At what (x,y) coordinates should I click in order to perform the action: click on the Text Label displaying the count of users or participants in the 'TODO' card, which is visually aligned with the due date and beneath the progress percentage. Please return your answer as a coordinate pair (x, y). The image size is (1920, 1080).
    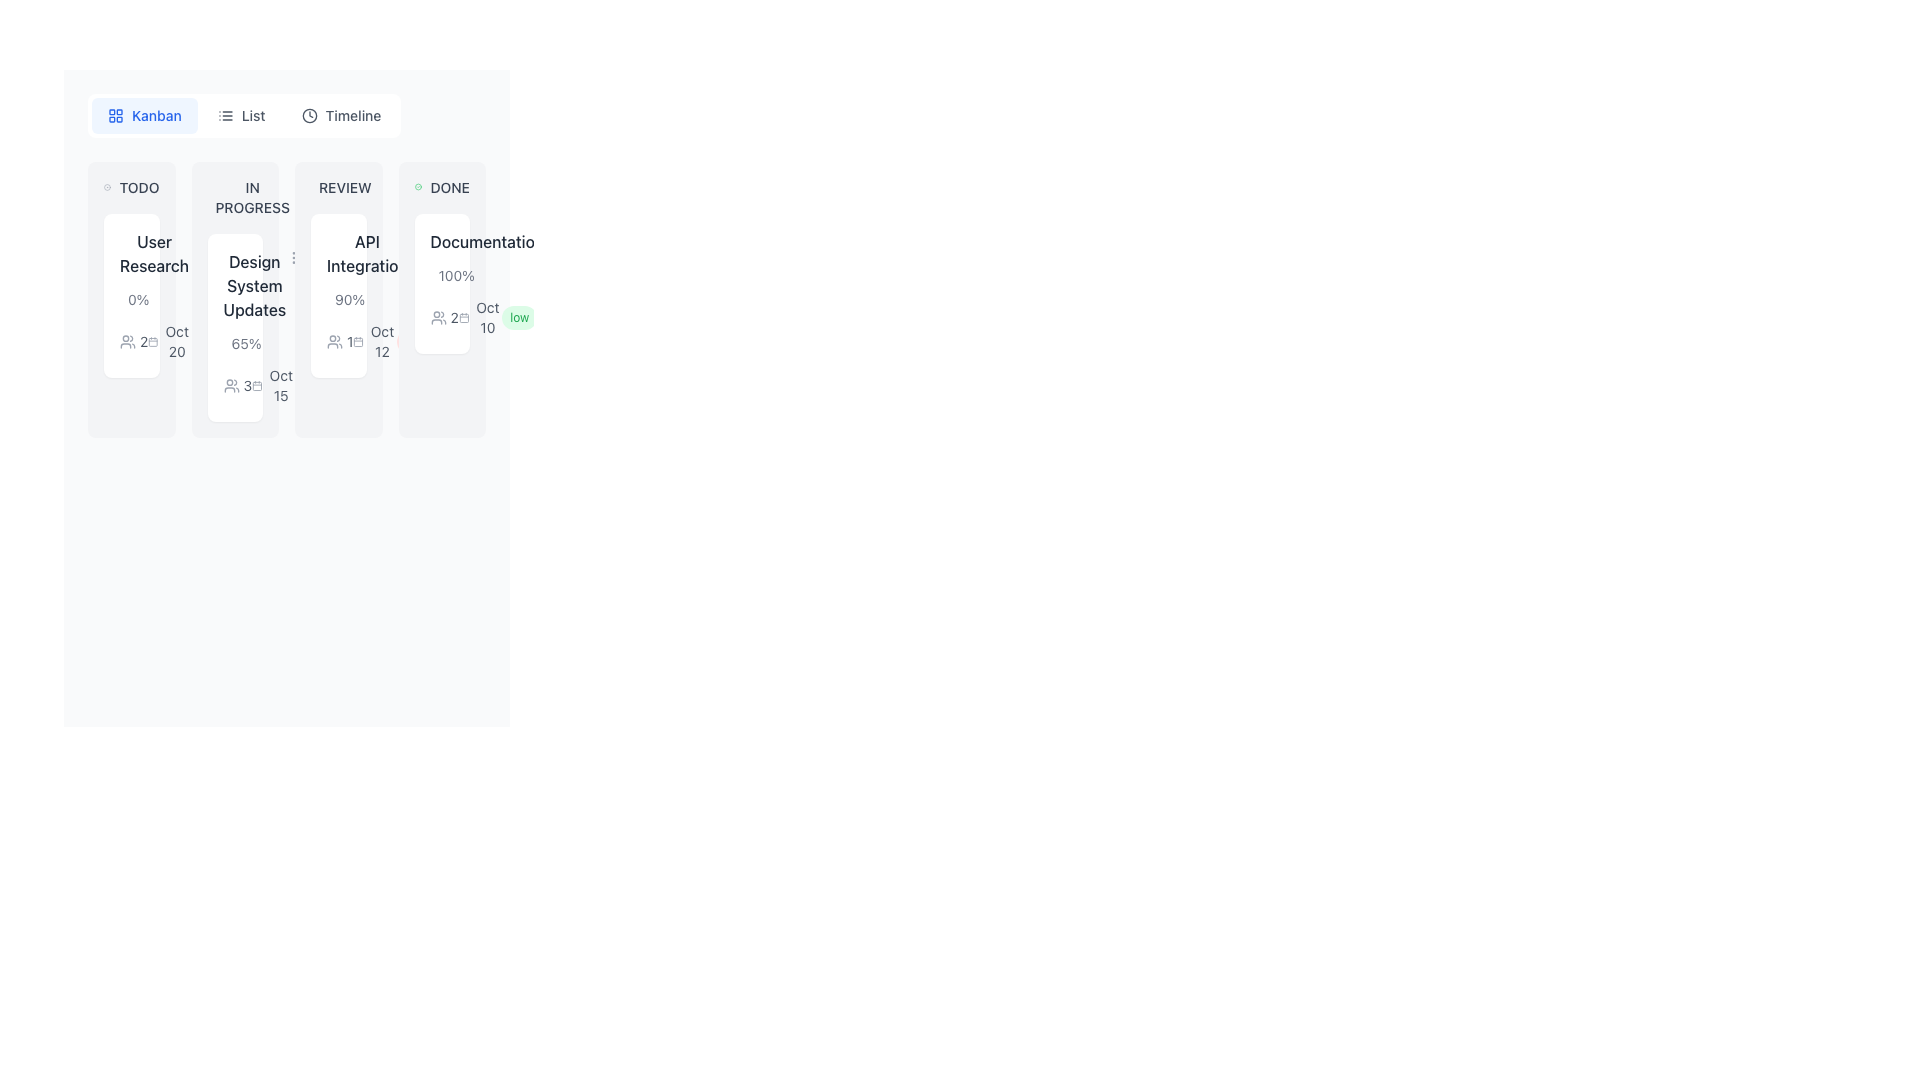
    Looking at the image, I should click on (143, 341).